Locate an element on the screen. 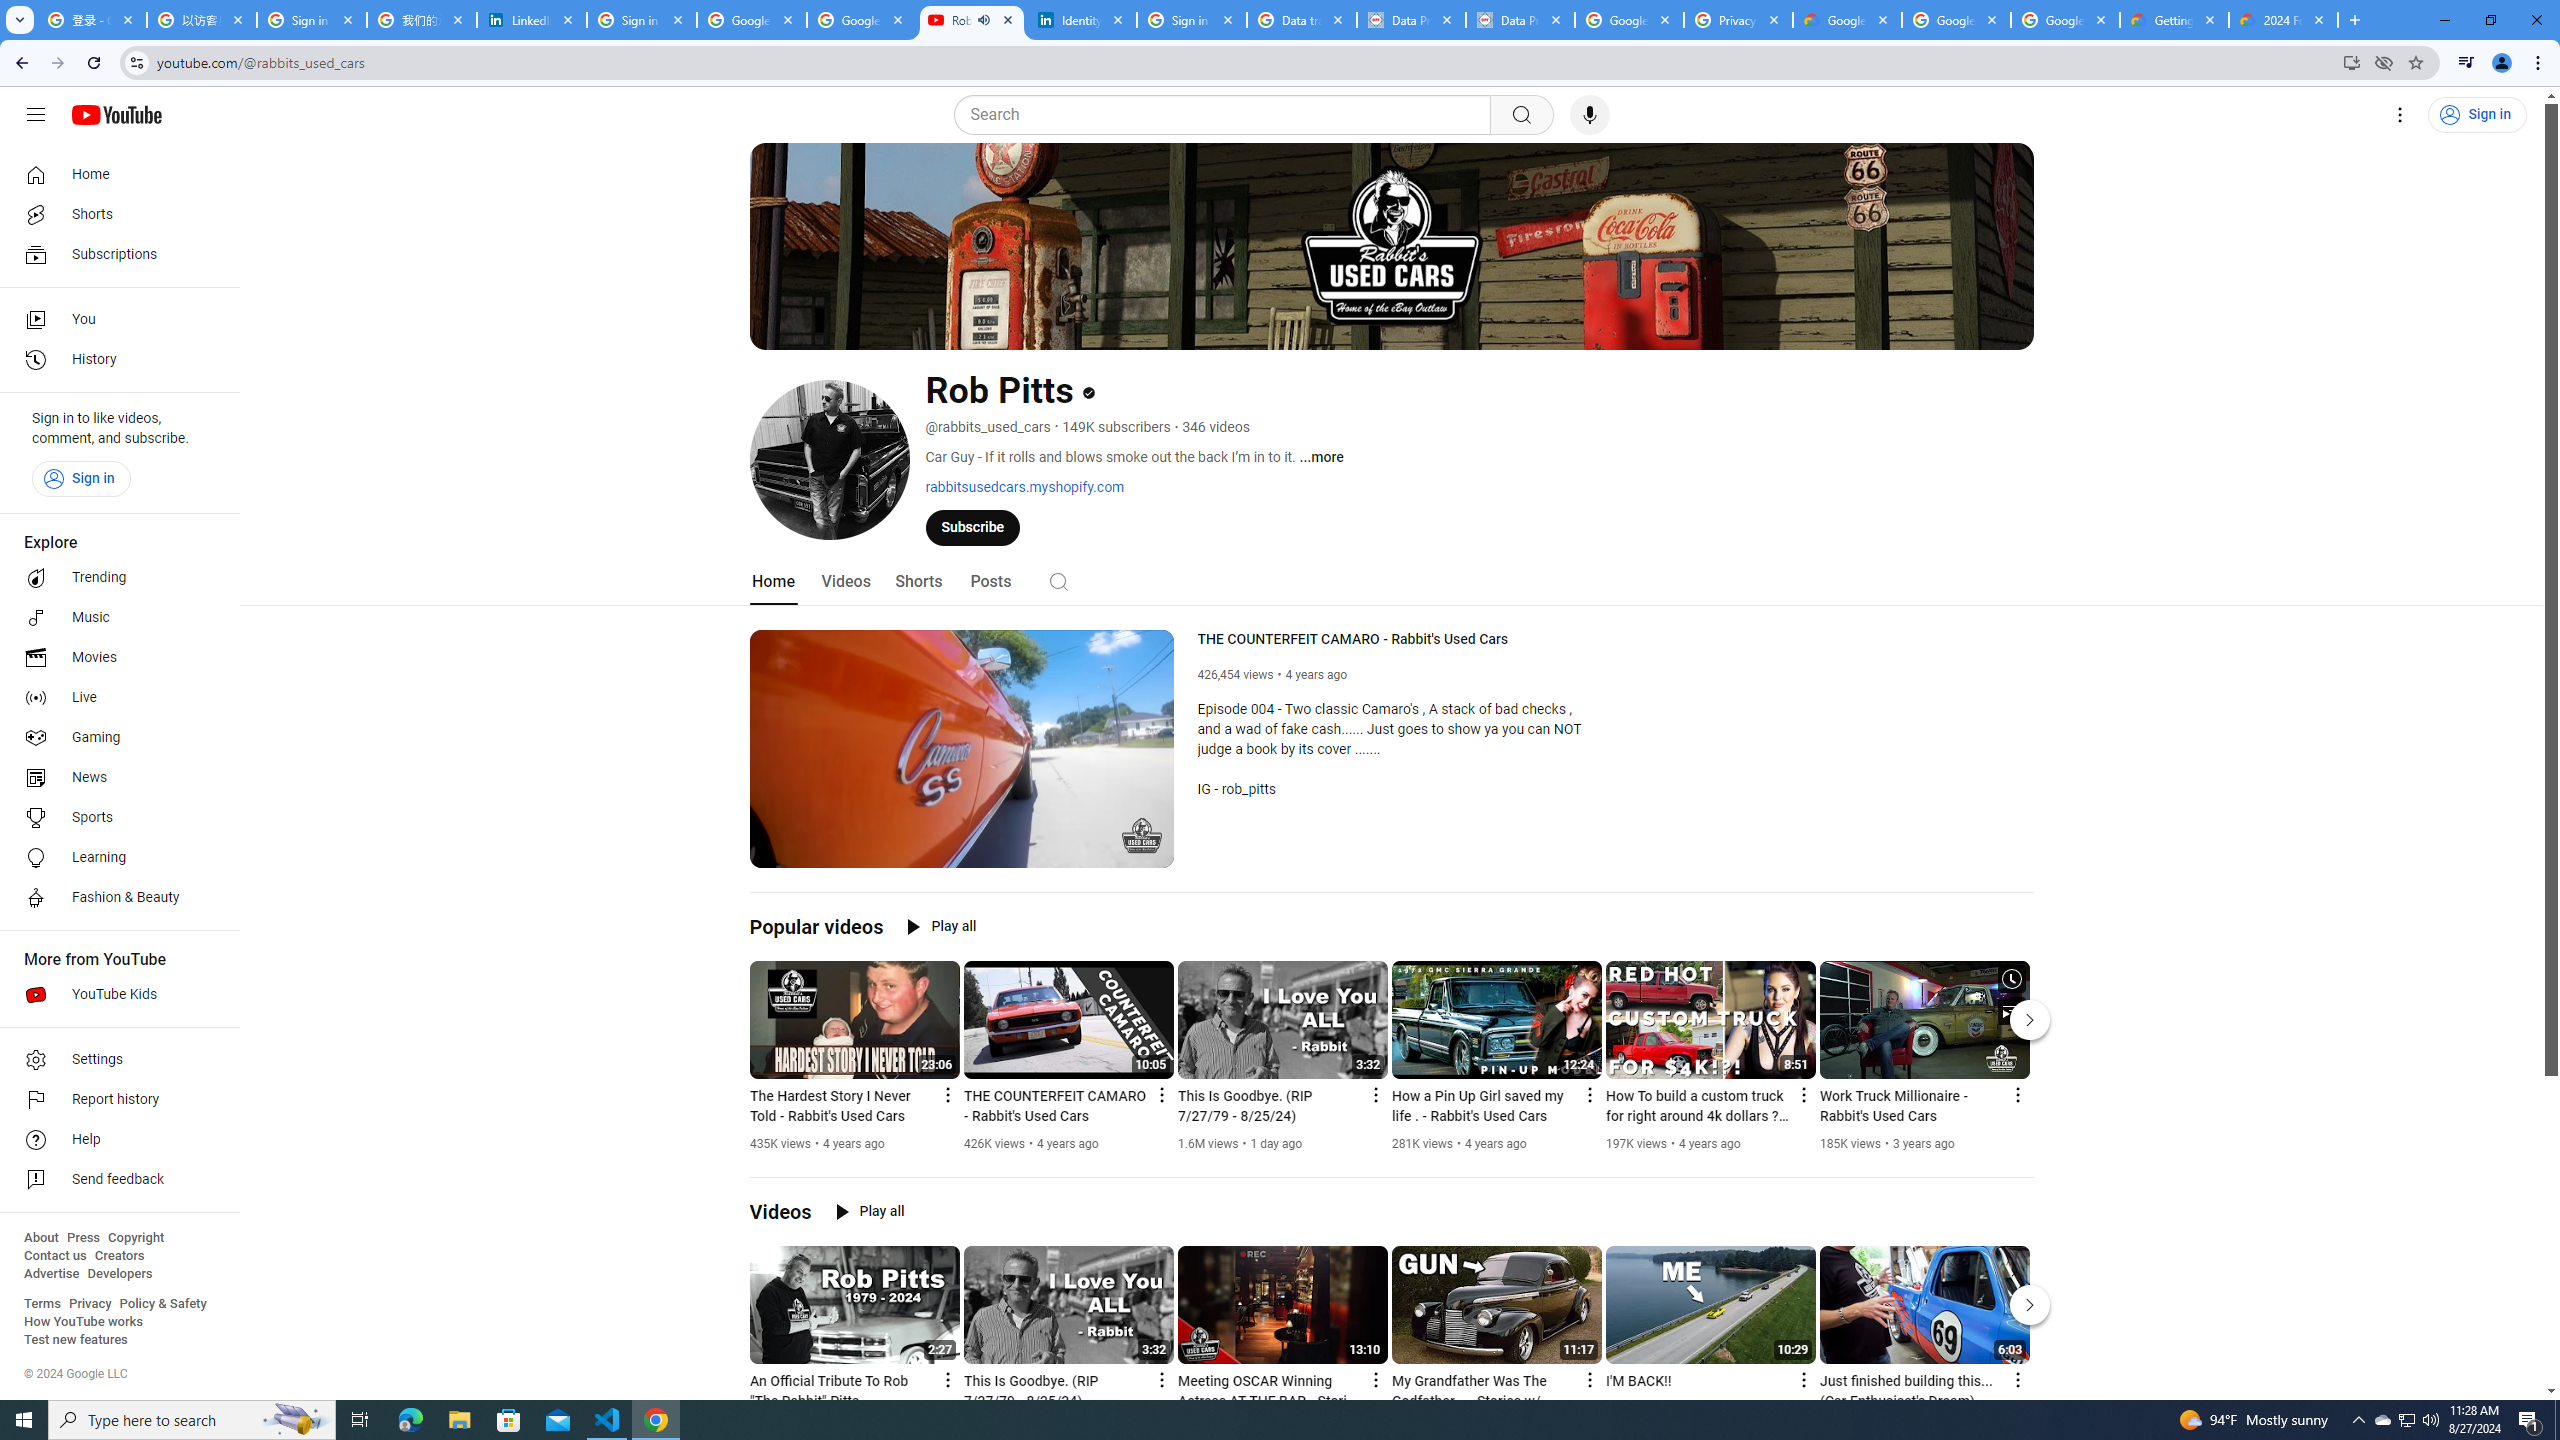  'Google Workspace - Specific Terms' is located at coordinates (1954, 19).